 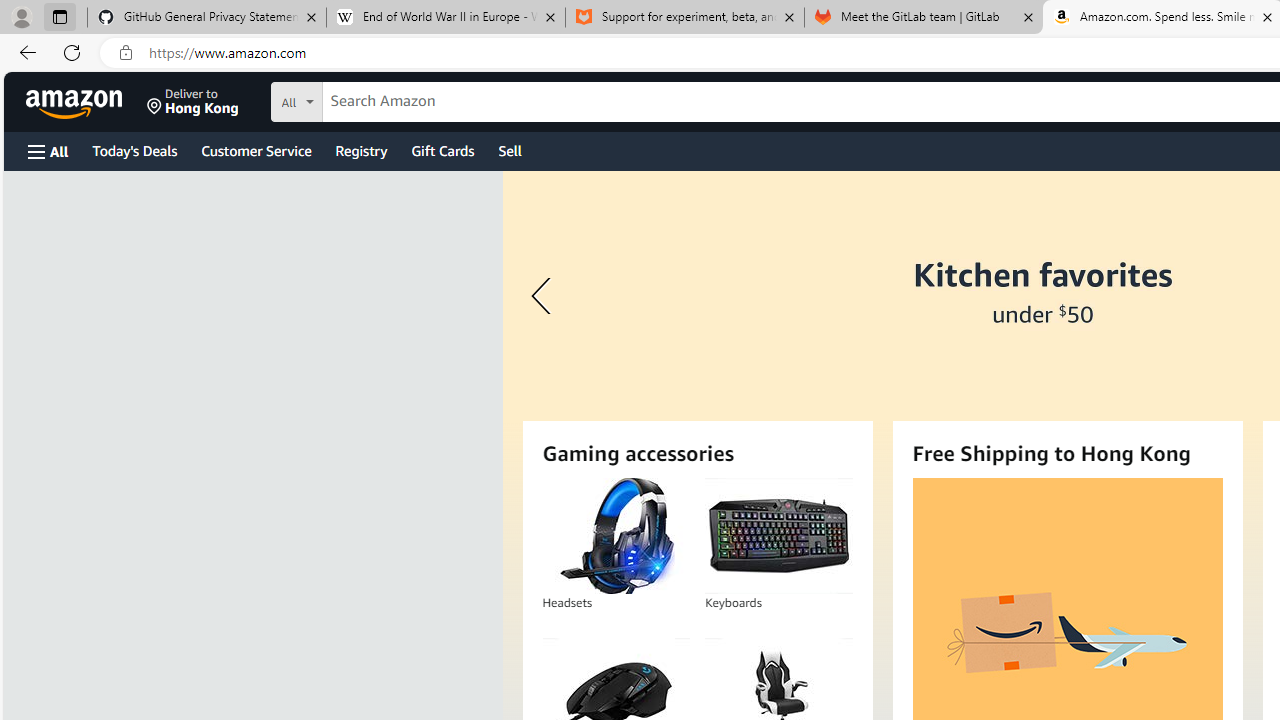 I want to click on 'End of World War II in Europe - Wikipedia', so click(x=444, y=17).